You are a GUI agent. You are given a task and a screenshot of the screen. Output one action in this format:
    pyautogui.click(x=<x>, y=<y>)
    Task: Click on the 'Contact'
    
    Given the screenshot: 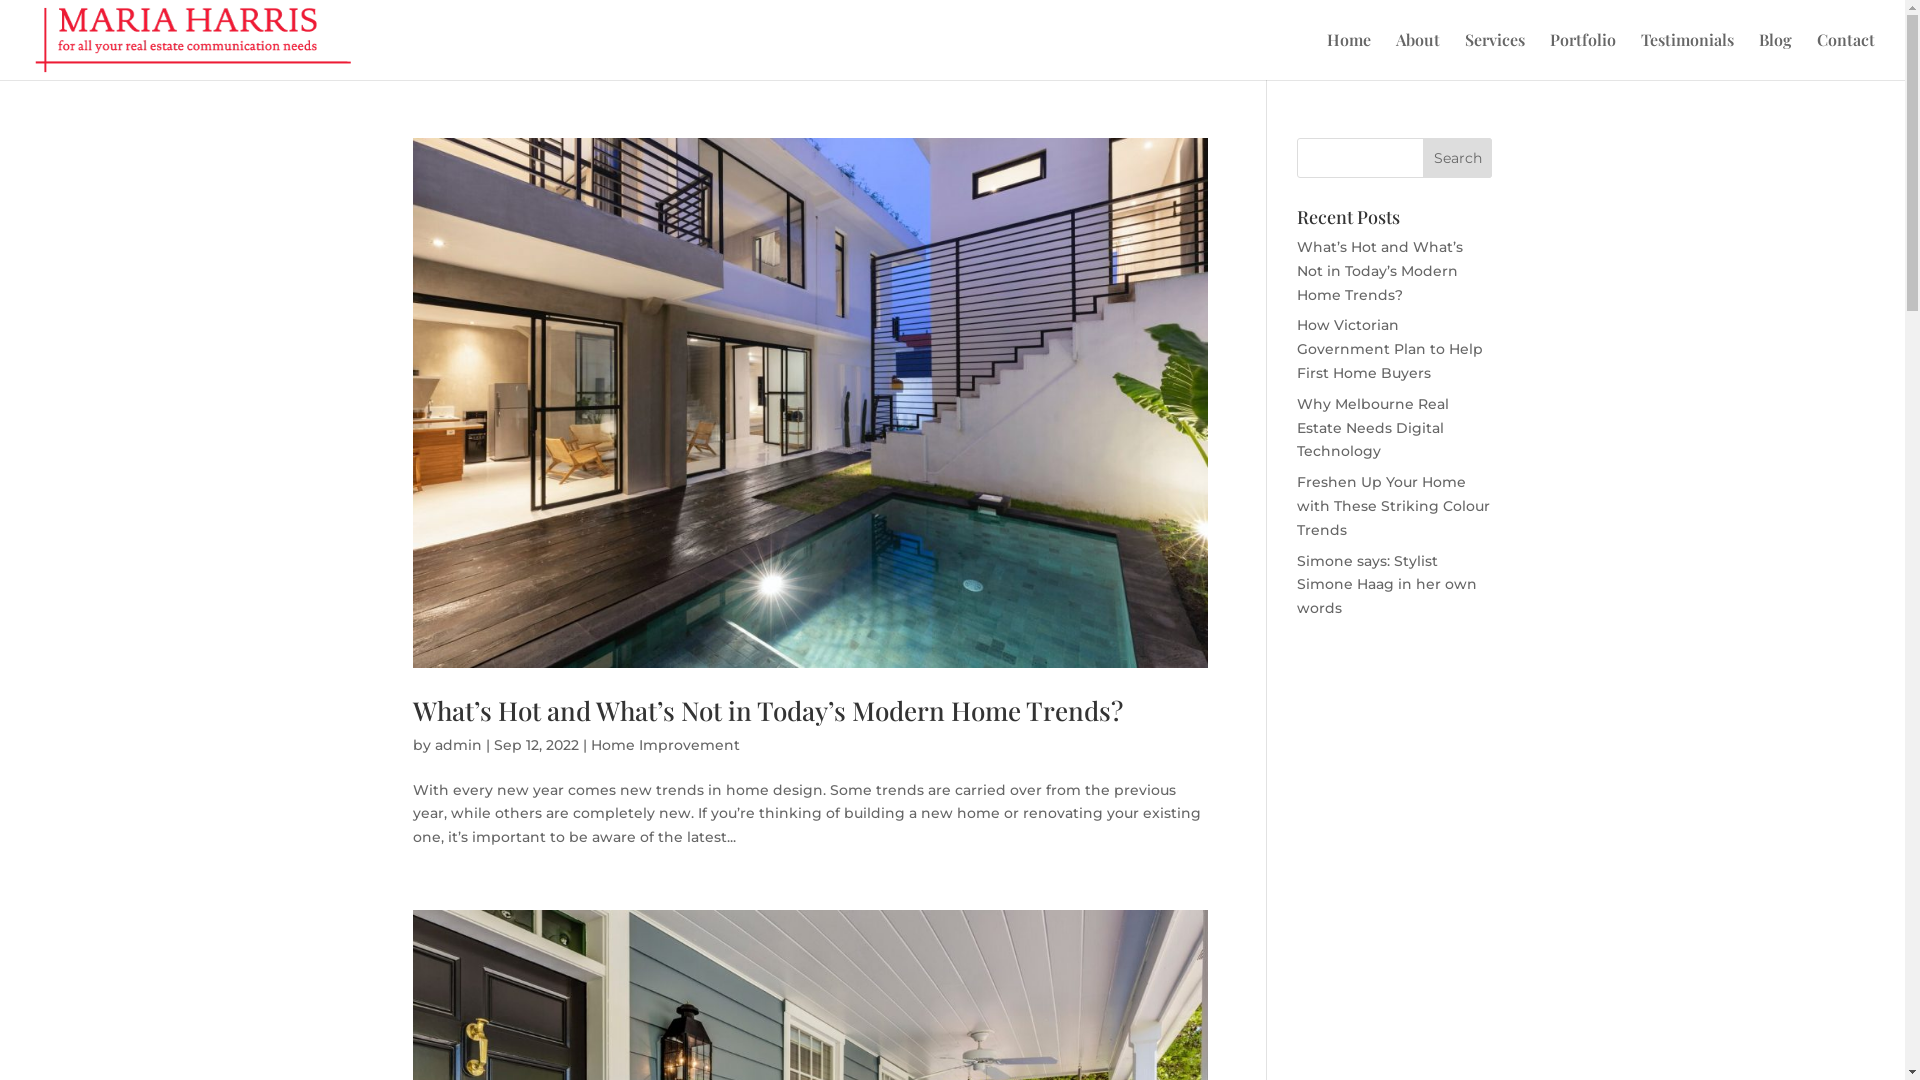 What is the action you would take?
    pyautogui.click(x=1845, y=55)
    